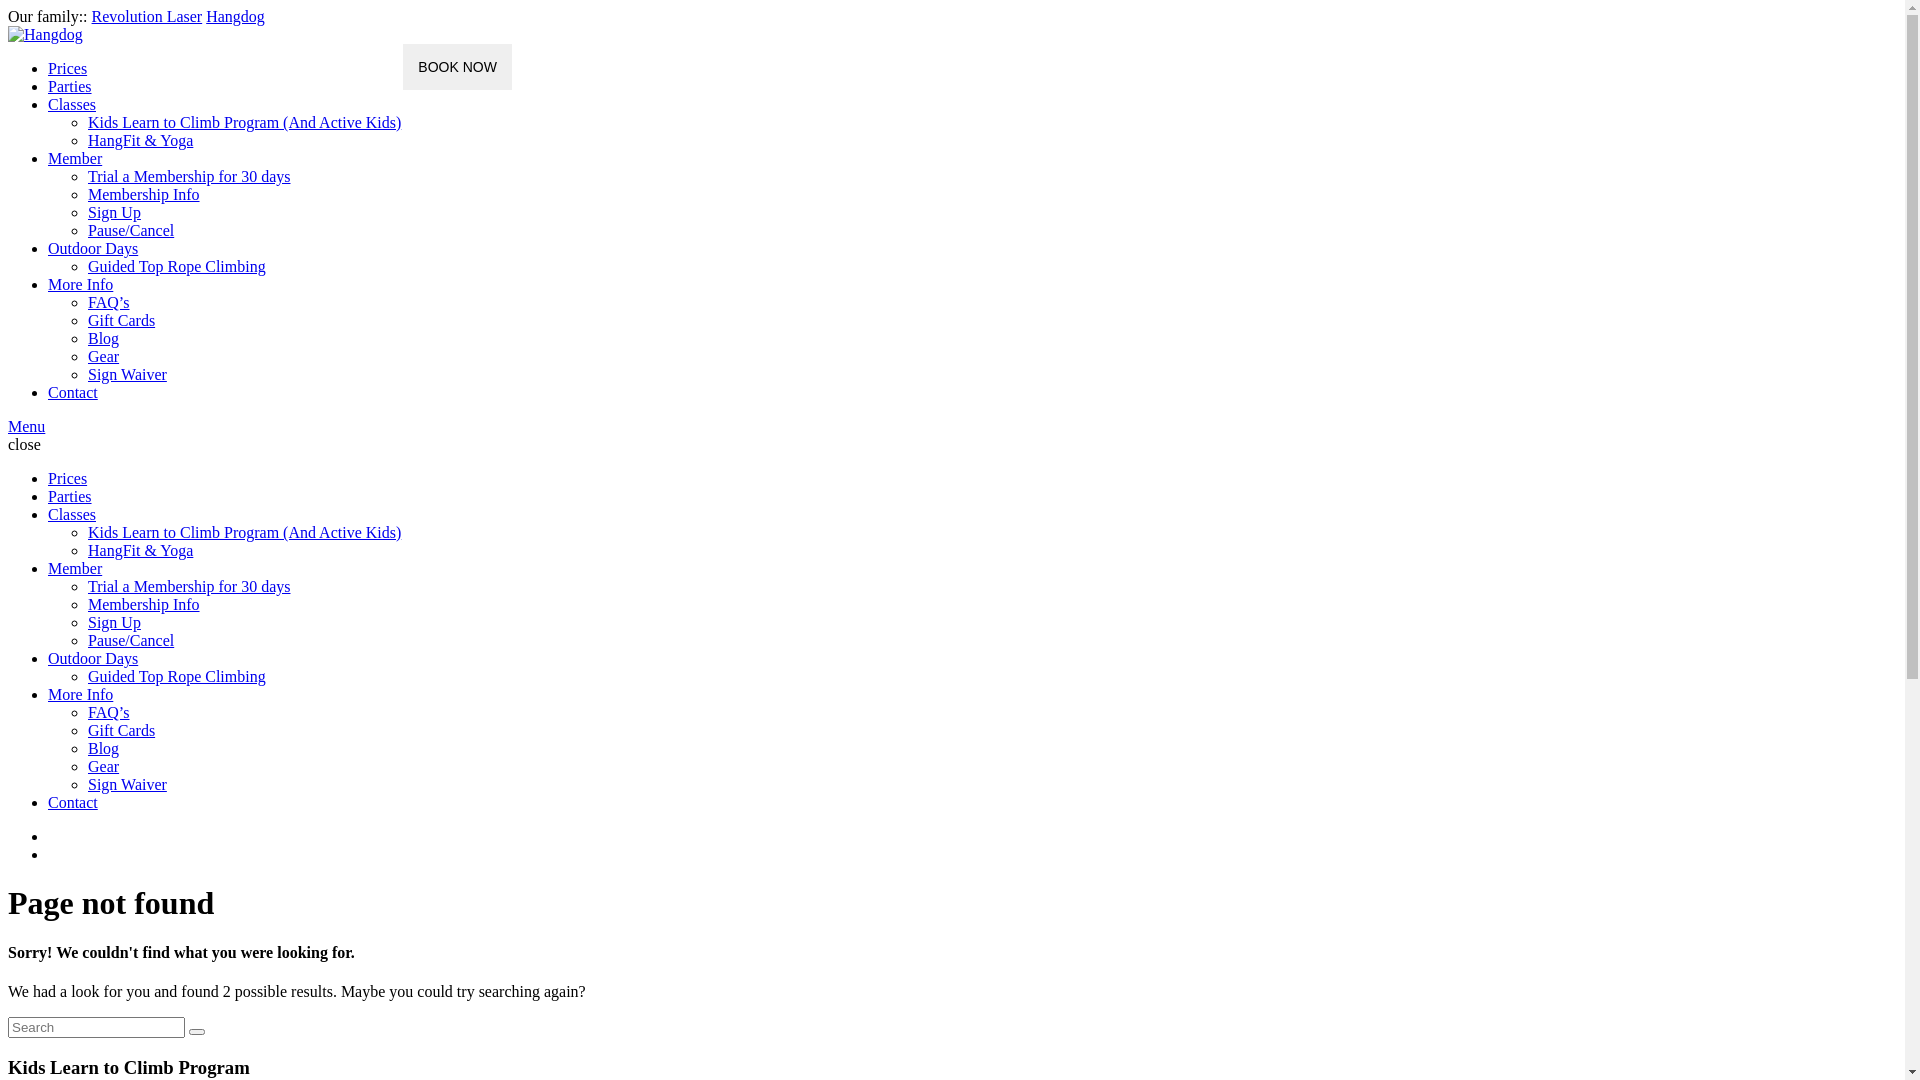 The width and height of the screenshot is (1920, 1080). I want to click on 'Guided Top Rope Climbing', so click(177, 675).